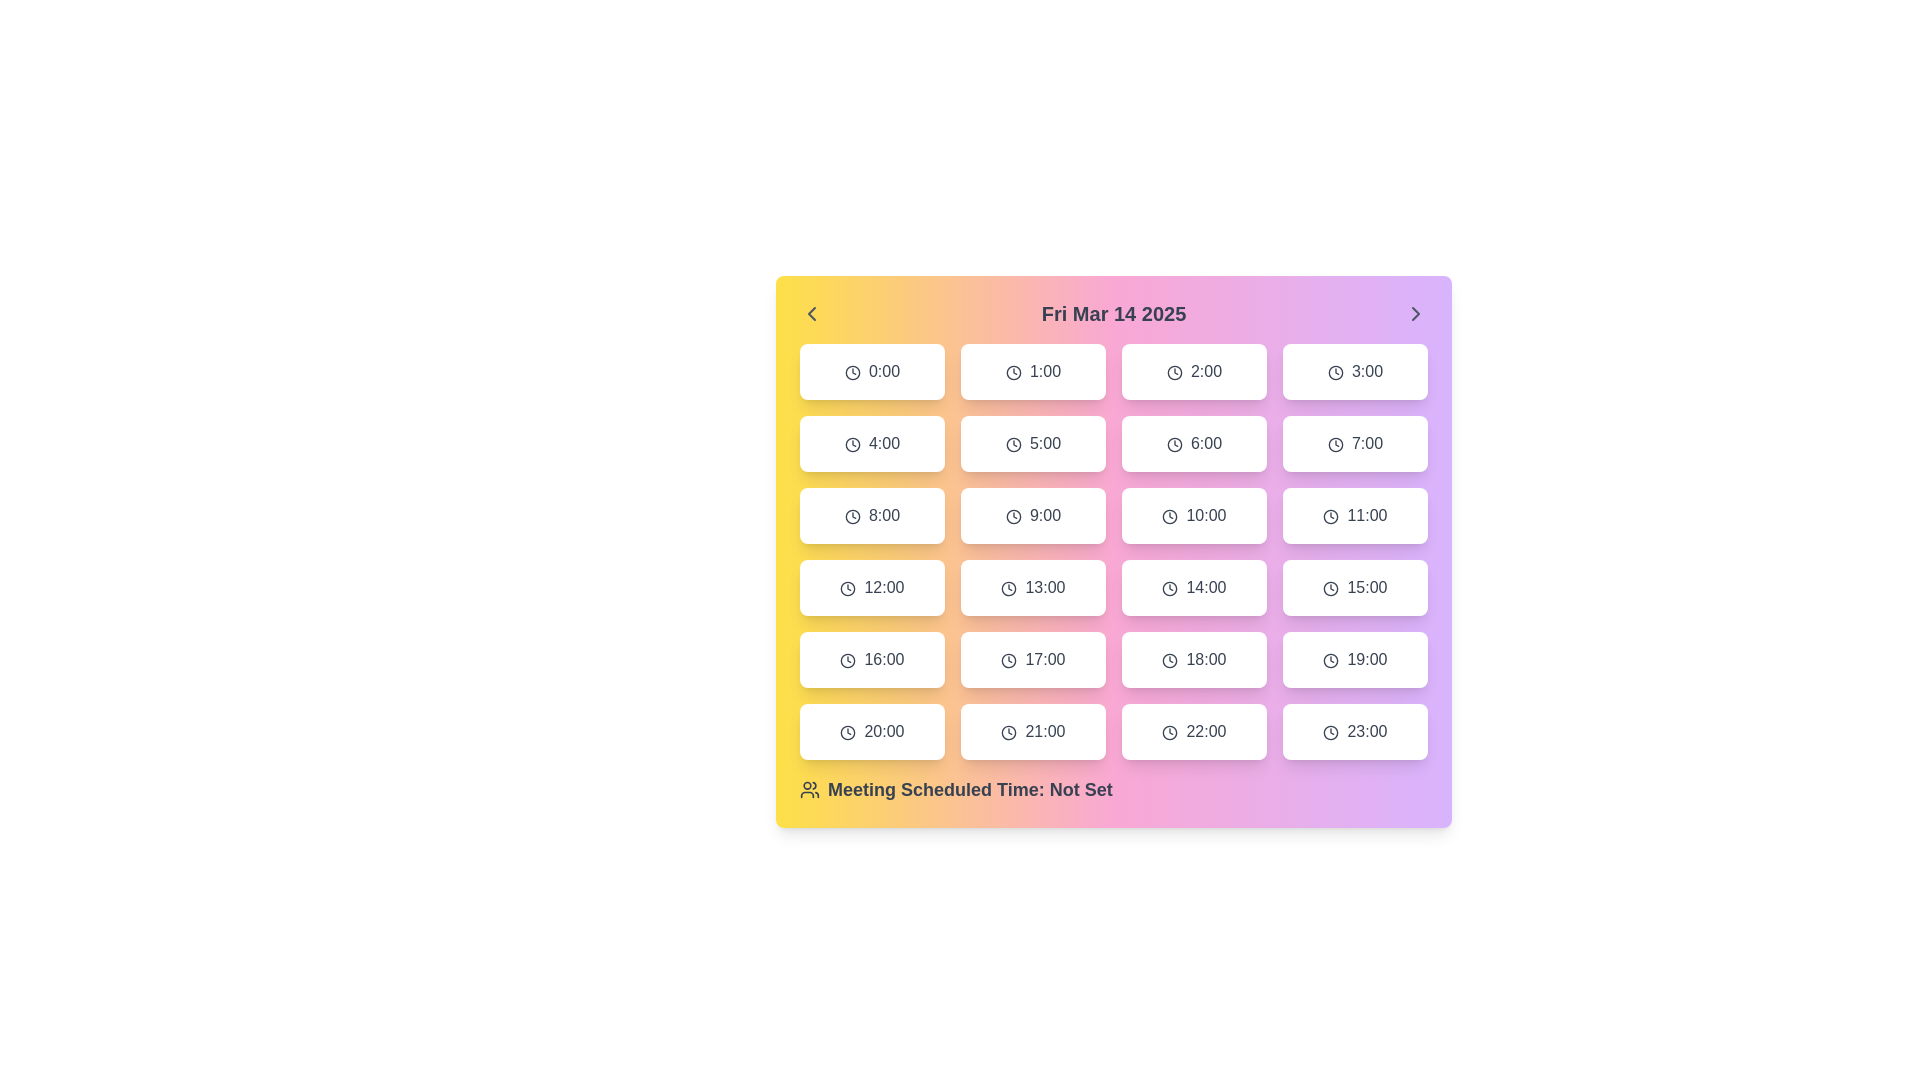 This screenshot has width=1920, height=1080. Describe the element at coordinates (810, 789) in the screenshot. I see `the SVG icon representing a group of people, which is located to the left of the text 'Meeting Scheduled Time: Not Set'` at that location.